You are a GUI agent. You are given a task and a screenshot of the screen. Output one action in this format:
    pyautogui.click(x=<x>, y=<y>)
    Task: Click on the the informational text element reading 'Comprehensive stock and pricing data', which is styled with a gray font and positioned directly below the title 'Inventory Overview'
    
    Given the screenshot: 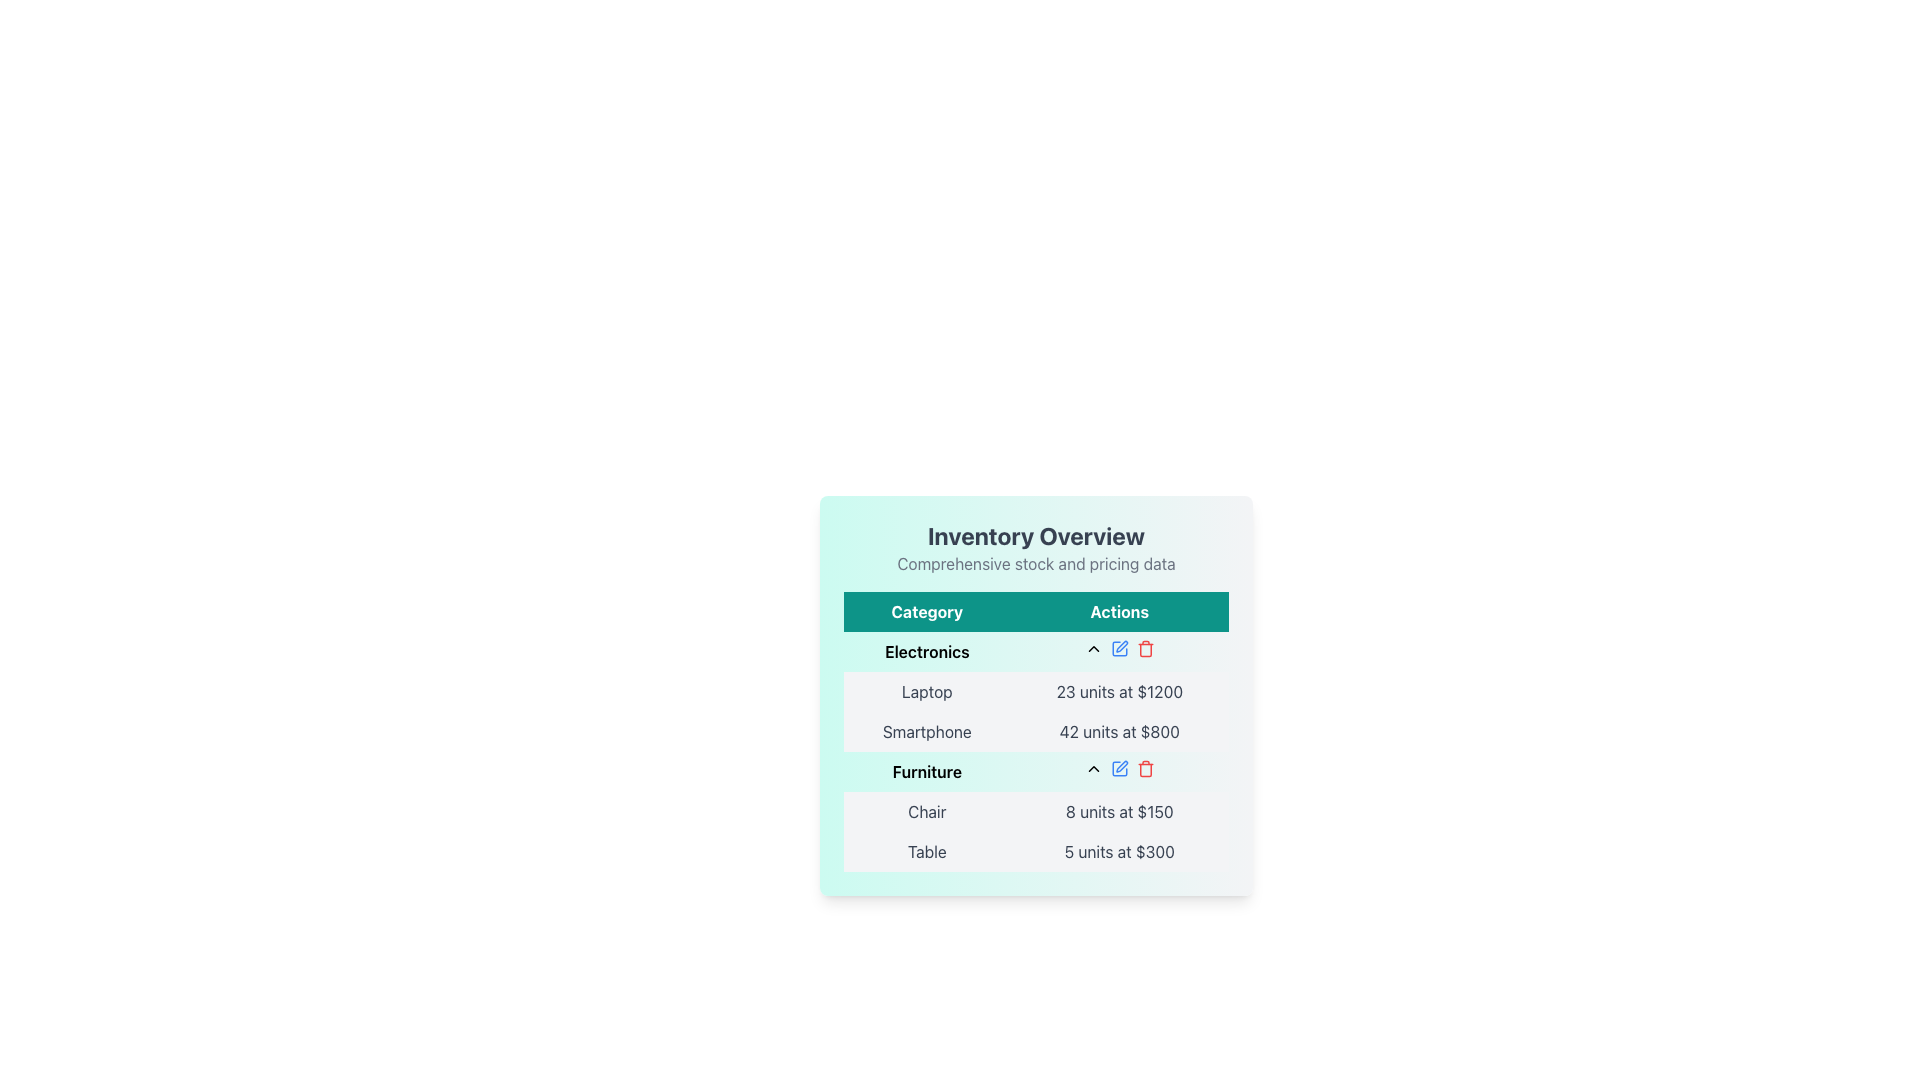 What is the action you would take?
    pyautogui.click(x=1036, y=563)
    